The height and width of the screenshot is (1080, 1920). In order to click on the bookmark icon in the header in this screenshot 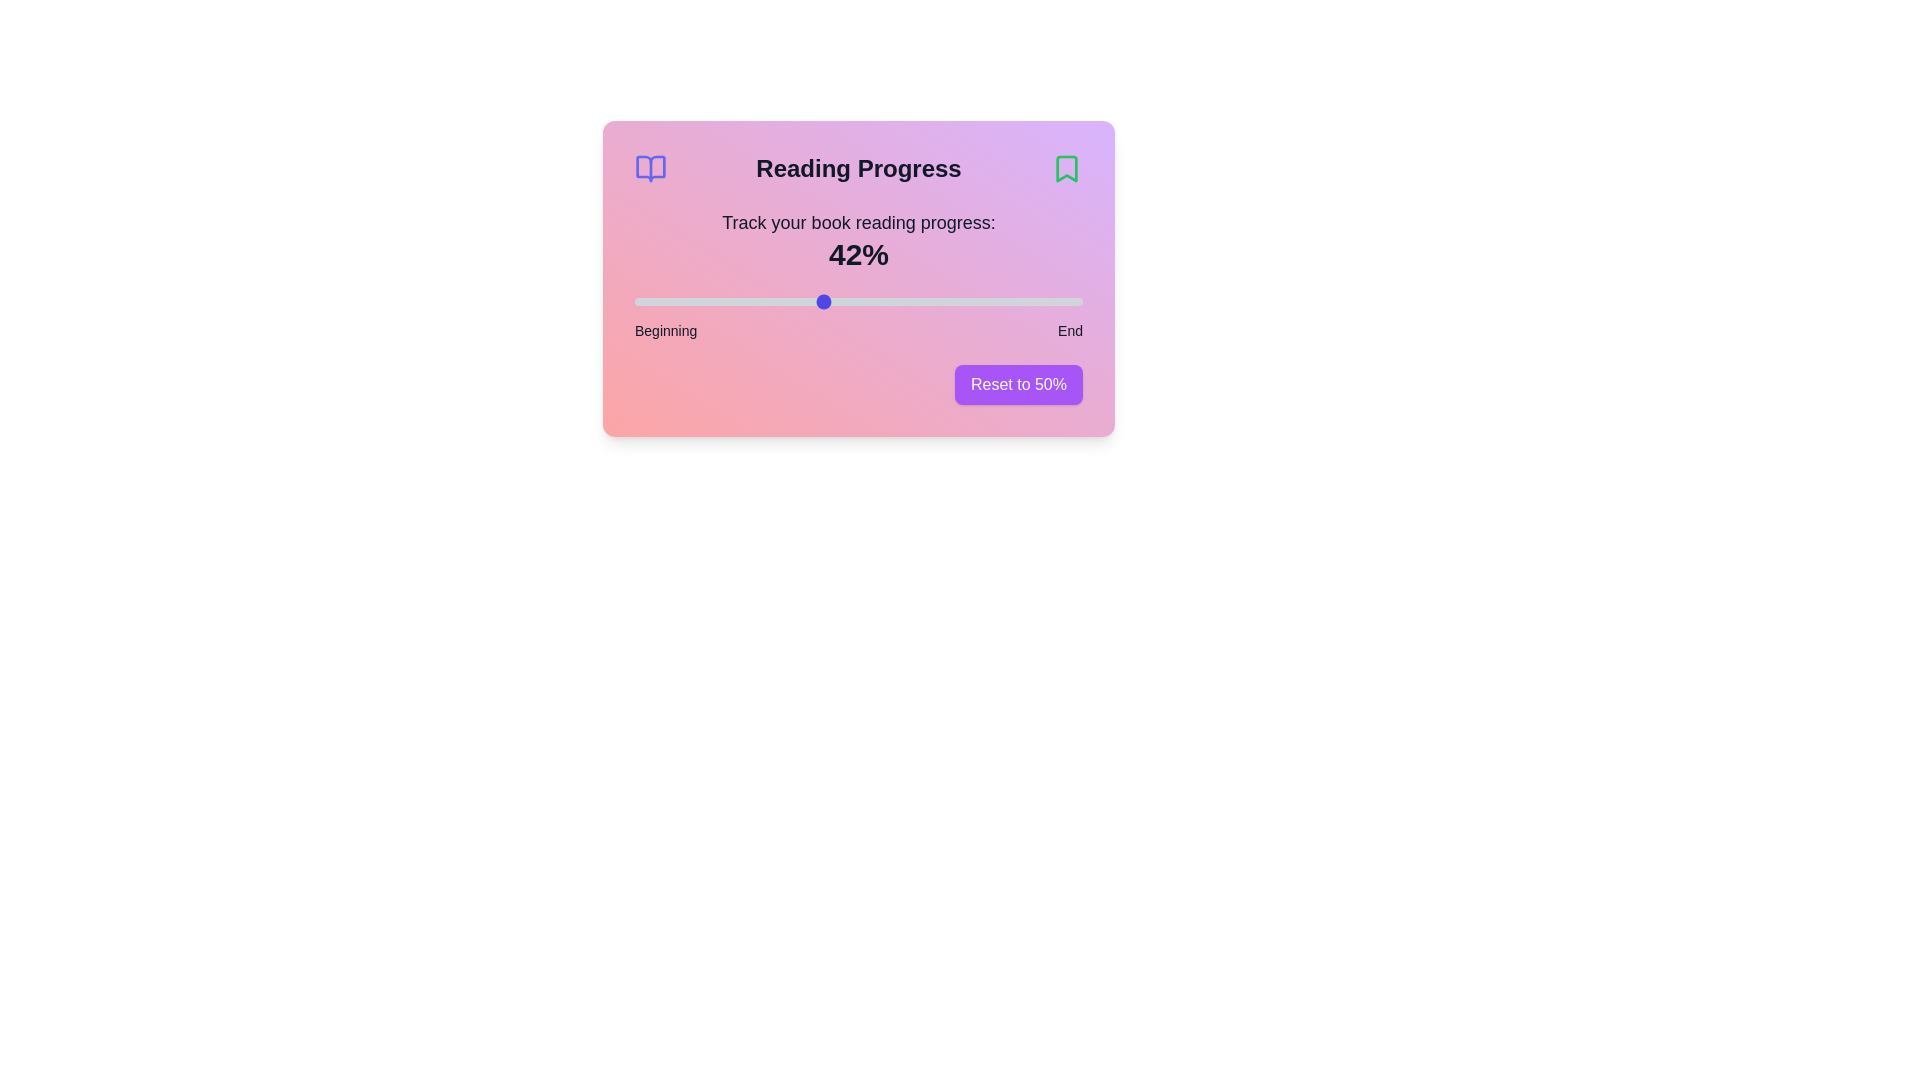, I will do `click(1065, 168)`.